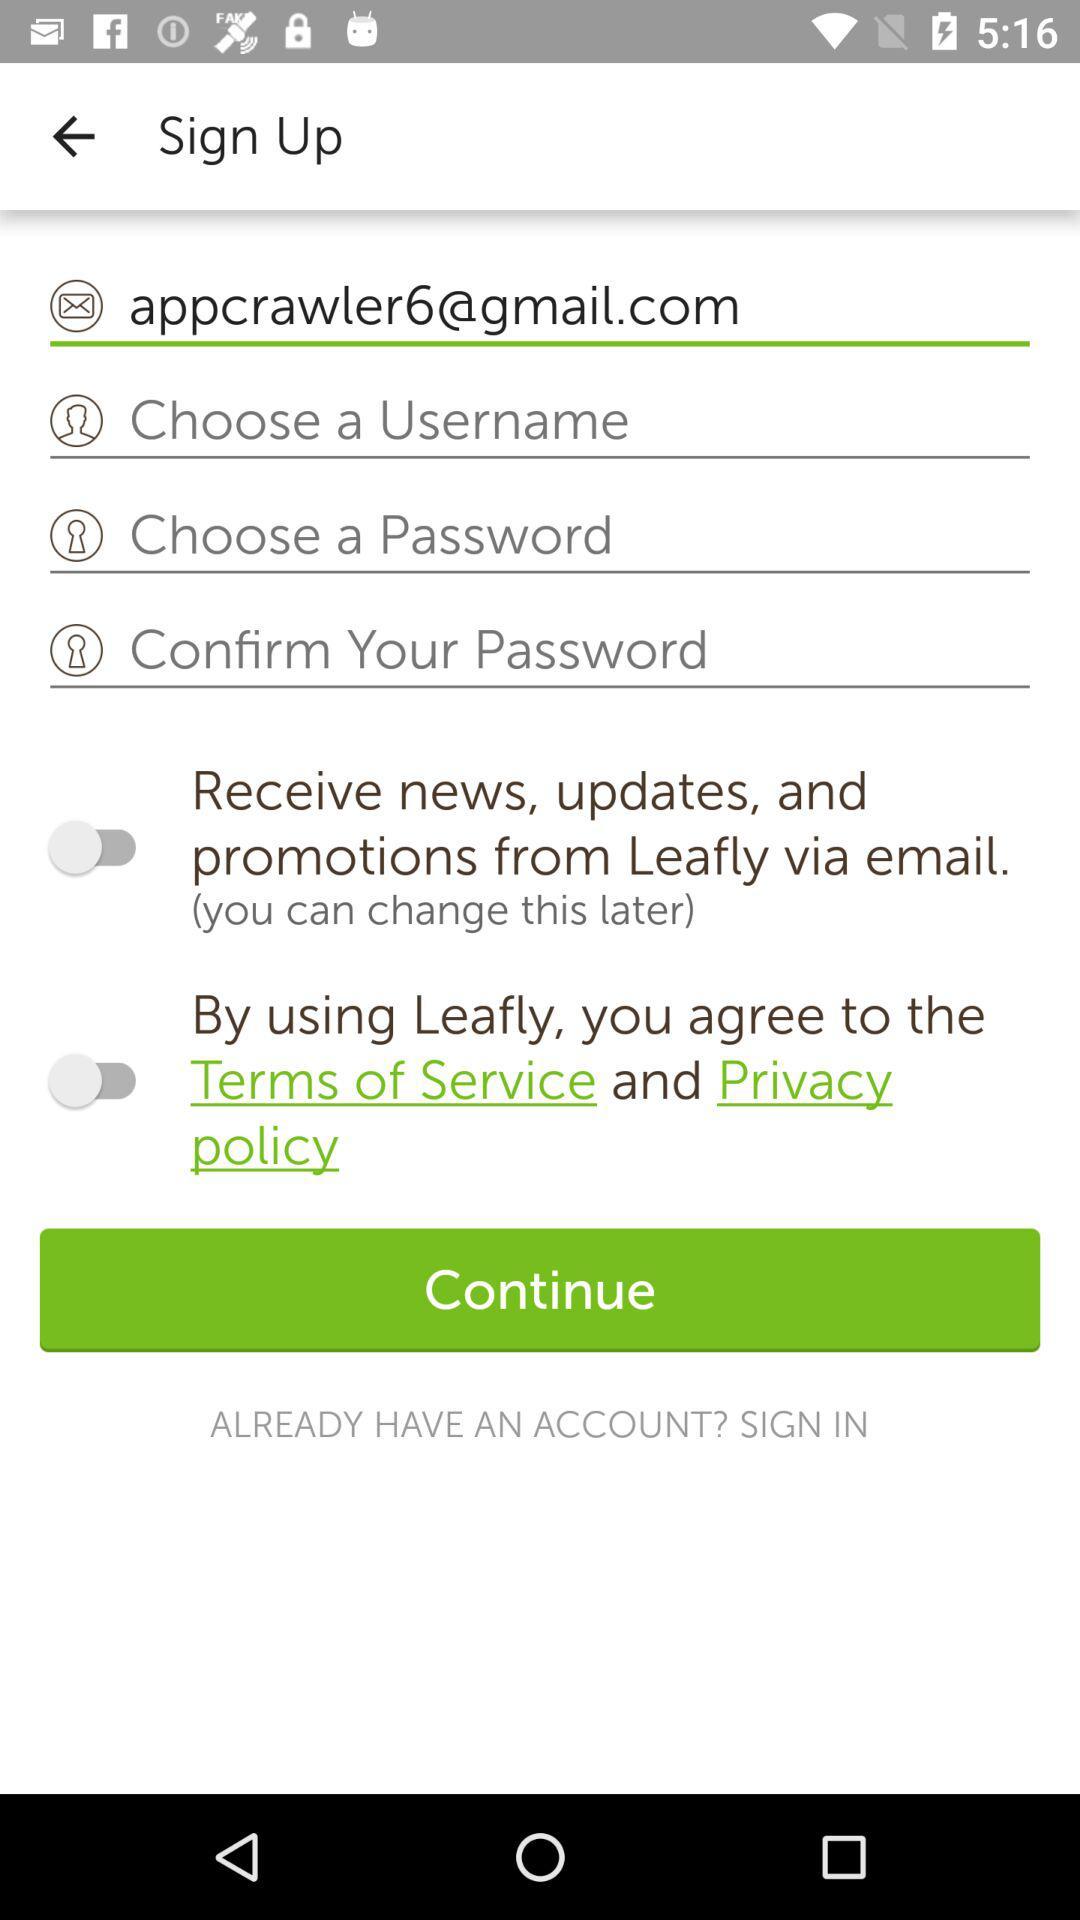  Describe the element at coordinates (72, 135) in the screenshot. I see `the item next to sign up icon` at that location.